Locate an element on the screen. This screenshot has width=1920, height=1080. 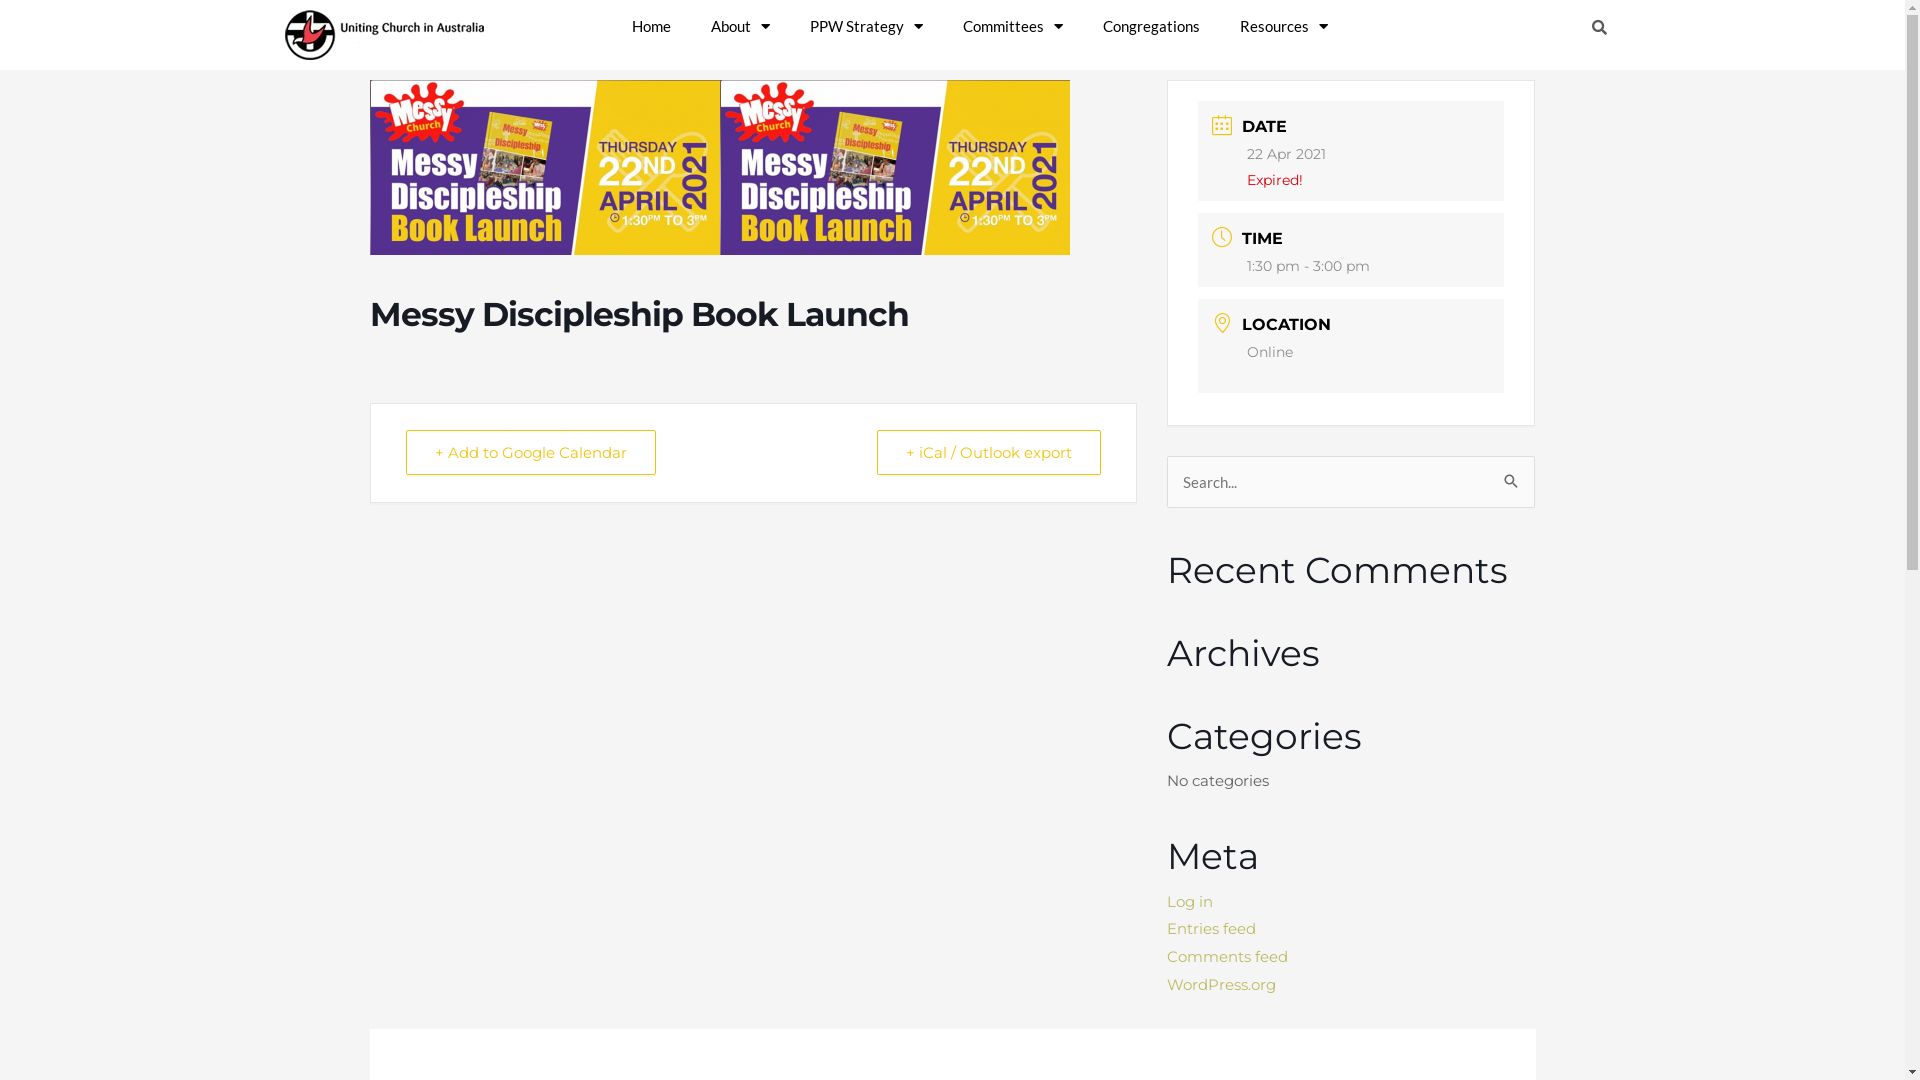
'Log in' is located at coordinates (1190, 901).